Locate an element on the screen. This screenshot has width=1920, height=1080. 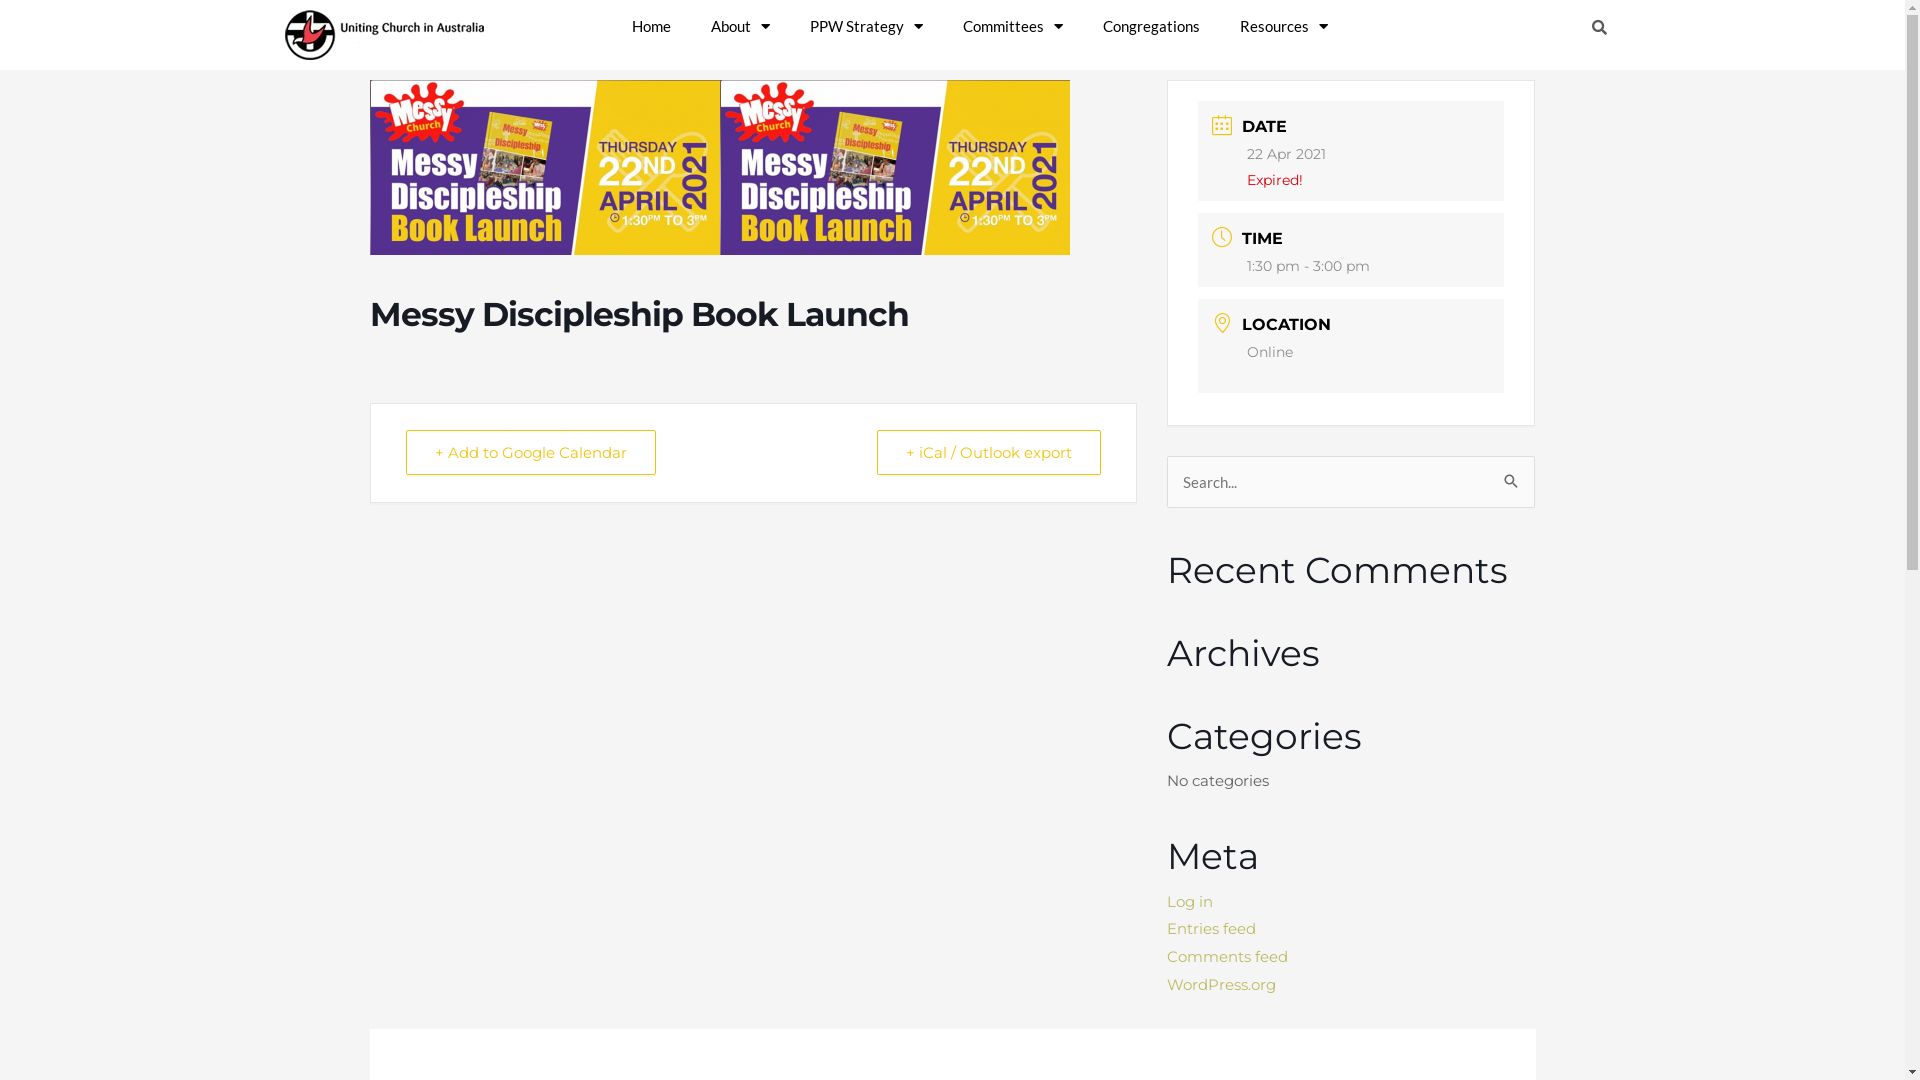
'Log in' is located at coordinates (1190, 901).